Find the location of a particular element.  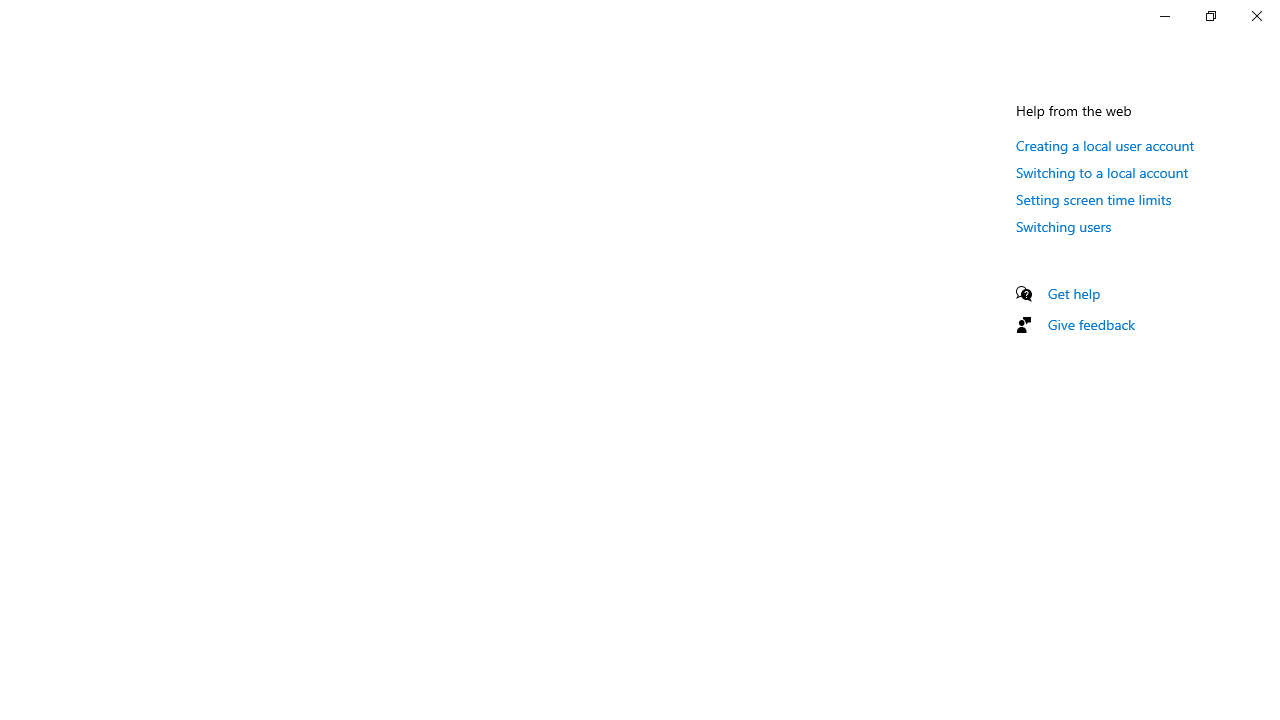

'Setting screen time limits' is located at coordinates (1093, 199).